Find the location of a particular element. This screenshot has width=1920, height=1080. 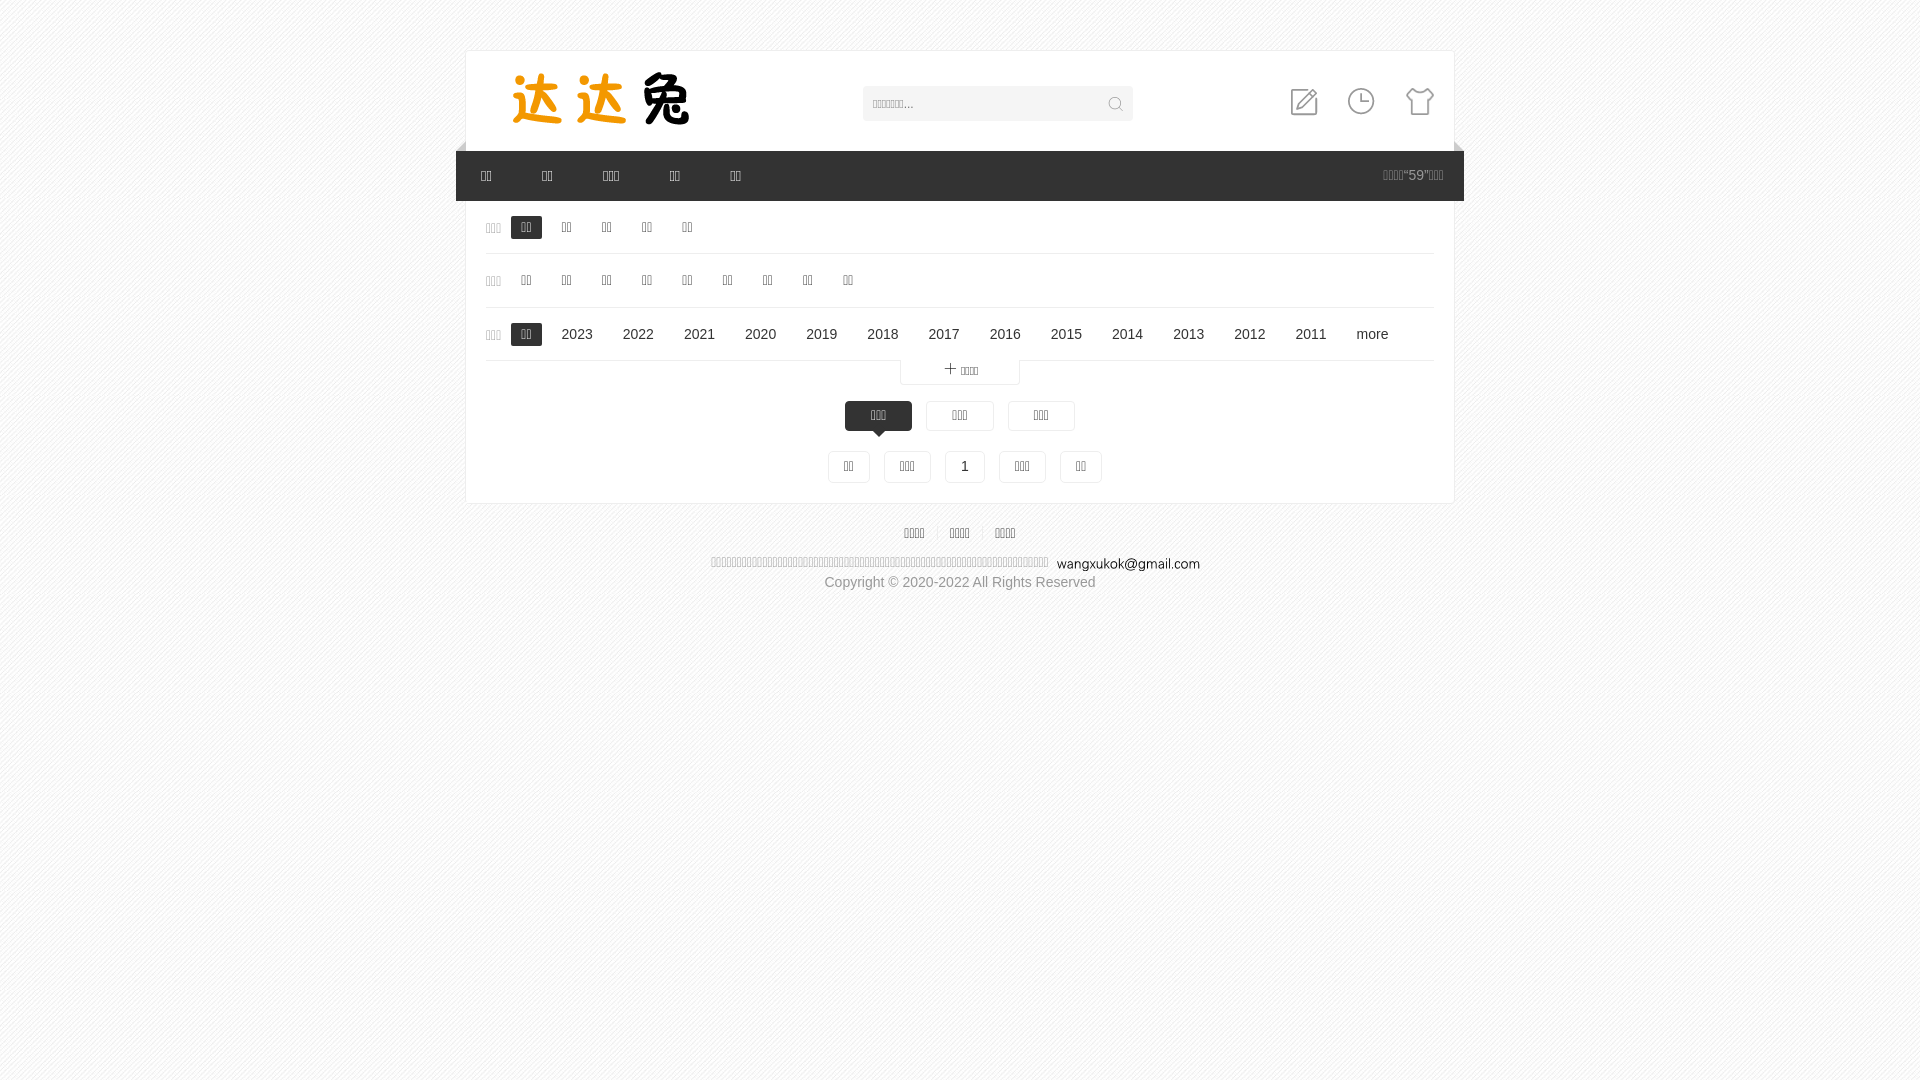

'2012' is located at coordinates (1248, 334).